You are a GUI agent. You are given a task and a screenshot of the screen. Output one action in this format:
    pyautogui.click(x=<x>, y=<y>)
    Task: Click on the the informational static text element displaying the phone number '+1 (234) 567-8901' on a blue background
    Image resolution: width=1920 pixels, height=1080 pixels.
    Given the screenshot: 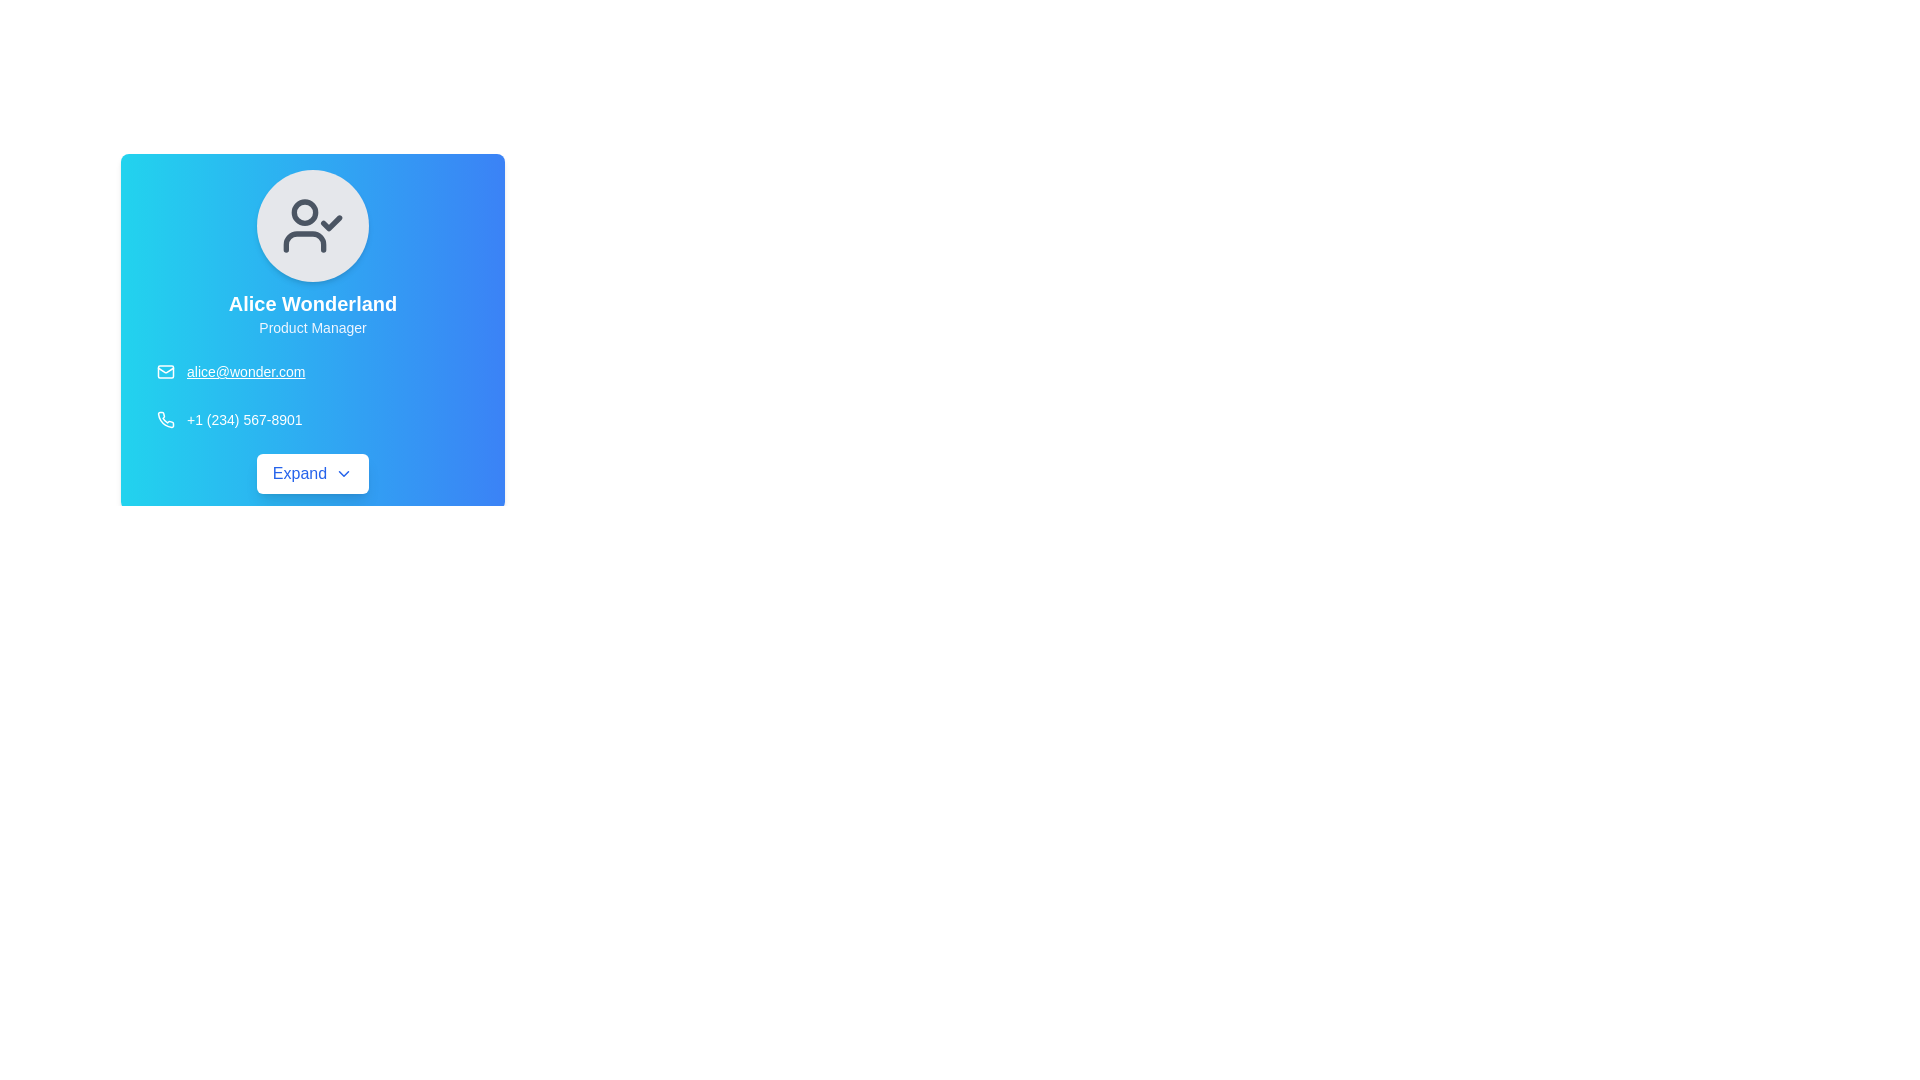 What is the action you would take?
    pyautogui.click(x=243, y=419)
    